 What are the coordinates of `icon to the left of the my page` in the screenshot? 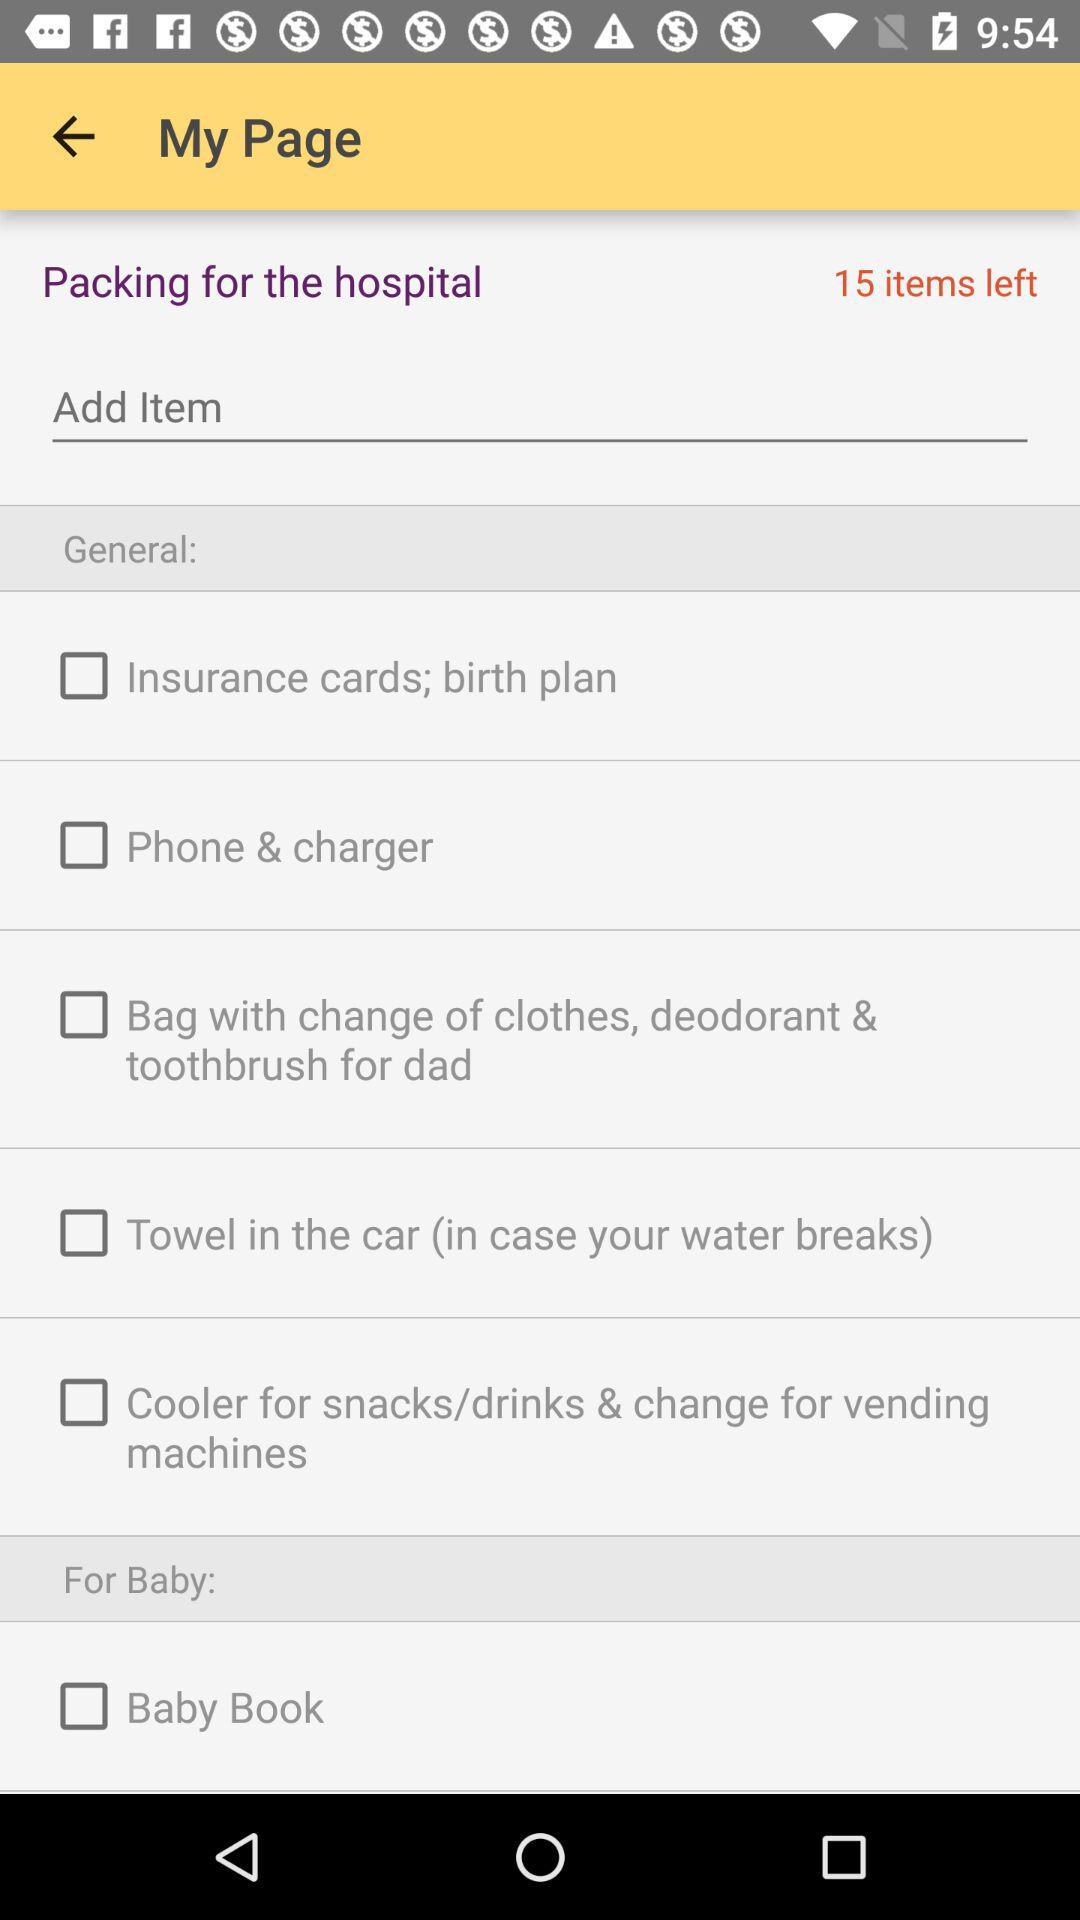 It's located at (72, 135).